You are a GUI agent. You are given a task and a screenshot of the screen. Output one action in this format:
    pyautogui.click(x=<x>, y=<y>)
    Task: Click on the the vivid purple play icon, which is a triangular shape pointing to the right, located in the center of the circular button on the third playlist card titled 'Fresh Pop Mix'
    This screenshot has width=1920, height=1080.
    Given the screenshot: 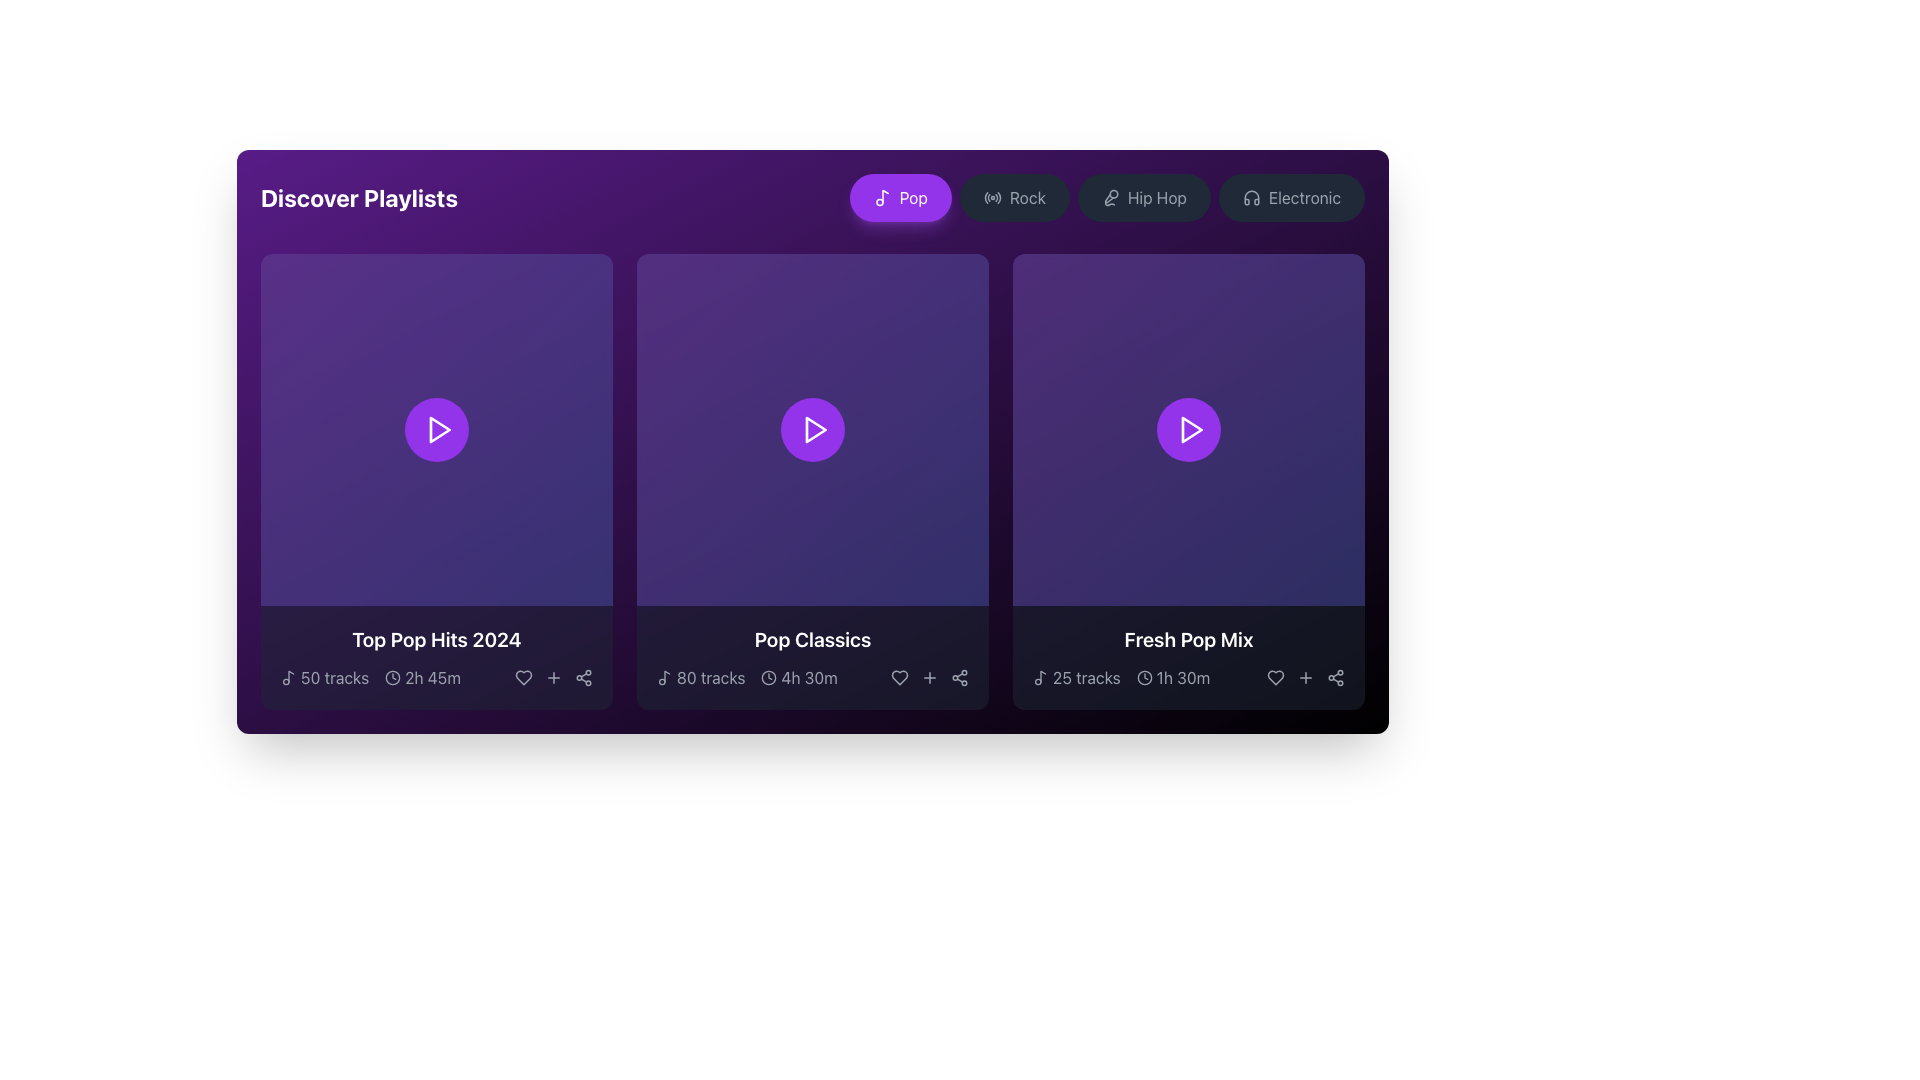 What is the action you would take?
    pyautogui.click(x=1190, y=428)
    